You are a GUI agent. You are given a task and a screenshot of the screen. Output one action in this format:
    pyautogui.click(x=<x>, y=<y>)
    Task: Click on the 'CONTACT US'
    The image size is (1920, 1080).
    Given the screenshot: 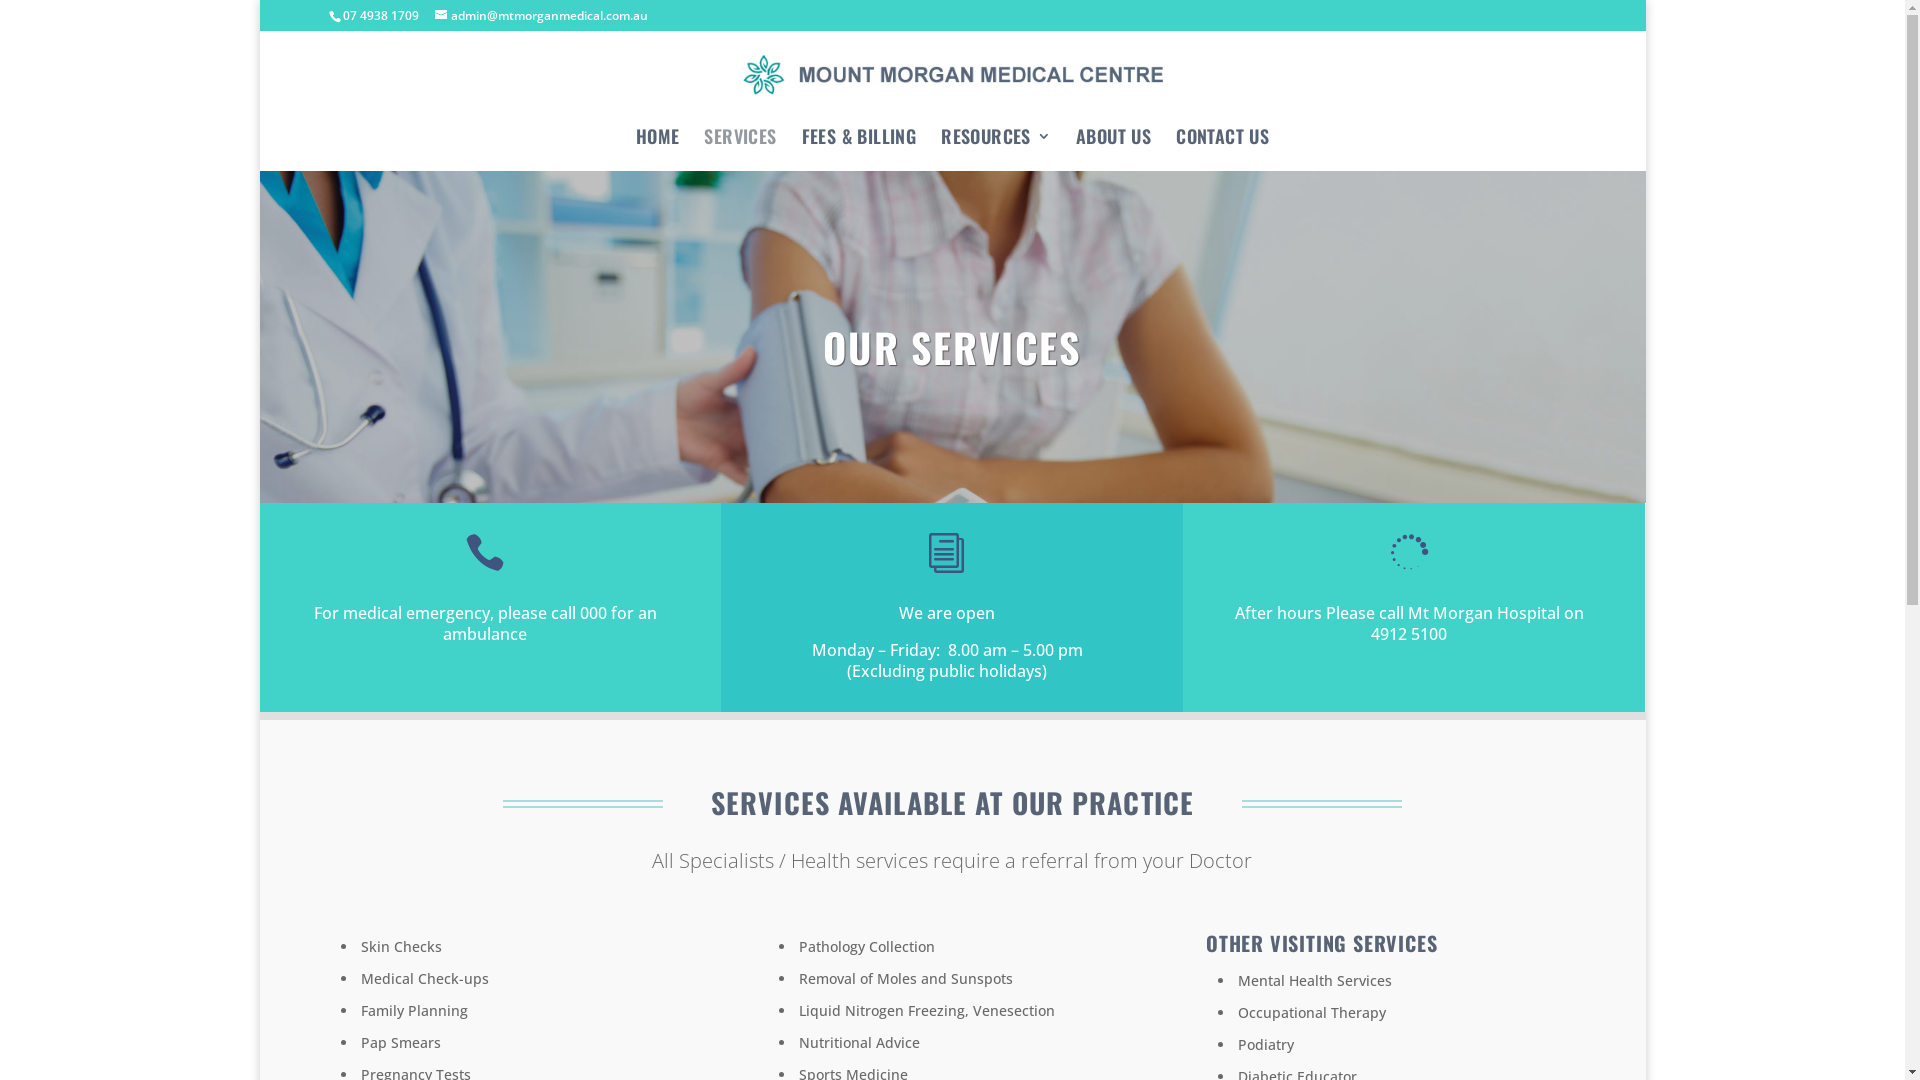 What is the action you would take?
    pyautogui.click(x=1221, y=142)
    